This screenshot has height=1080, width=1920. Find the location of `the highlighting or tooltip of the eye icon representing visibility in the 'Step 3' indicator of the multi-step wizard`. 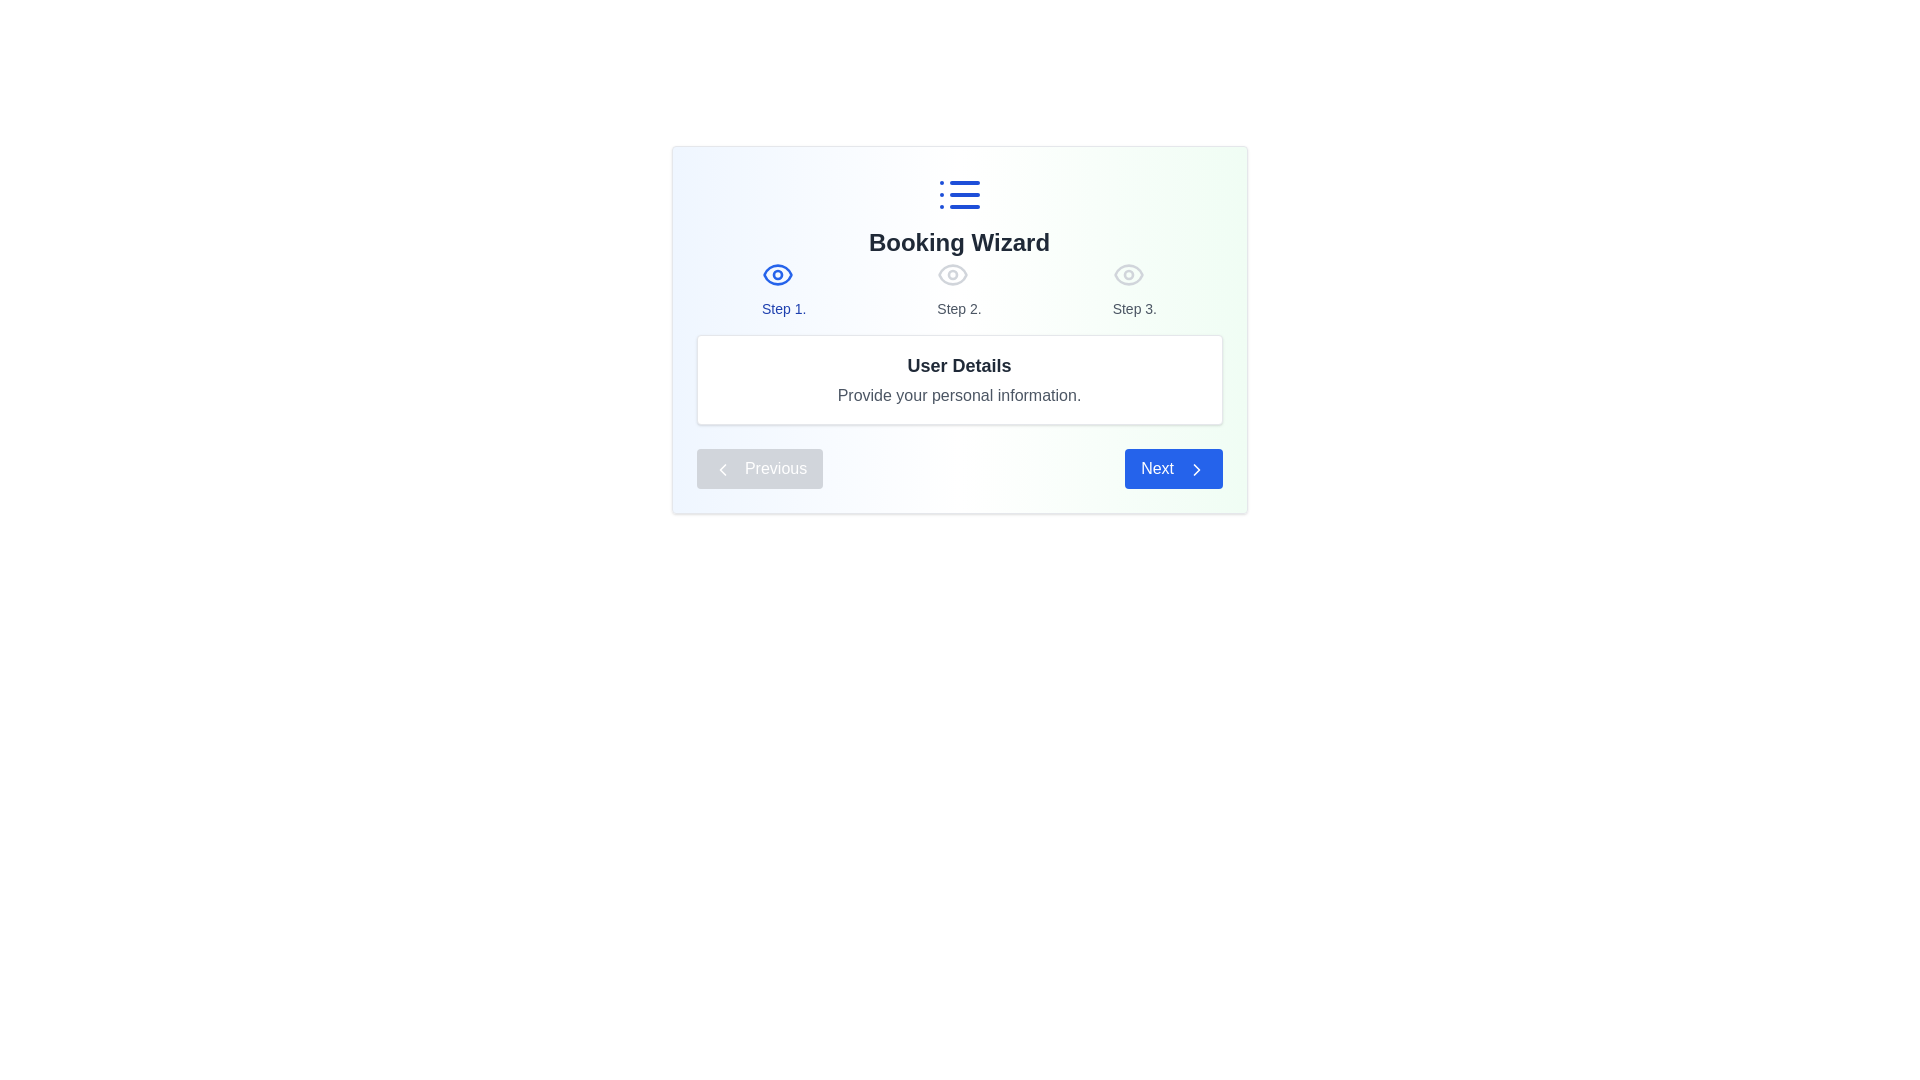

the highlighting or tooltip of the eye icon representing visibility in the 'Step 3' indicator of the multi-step wizard is located at coordinates (1128, 274).